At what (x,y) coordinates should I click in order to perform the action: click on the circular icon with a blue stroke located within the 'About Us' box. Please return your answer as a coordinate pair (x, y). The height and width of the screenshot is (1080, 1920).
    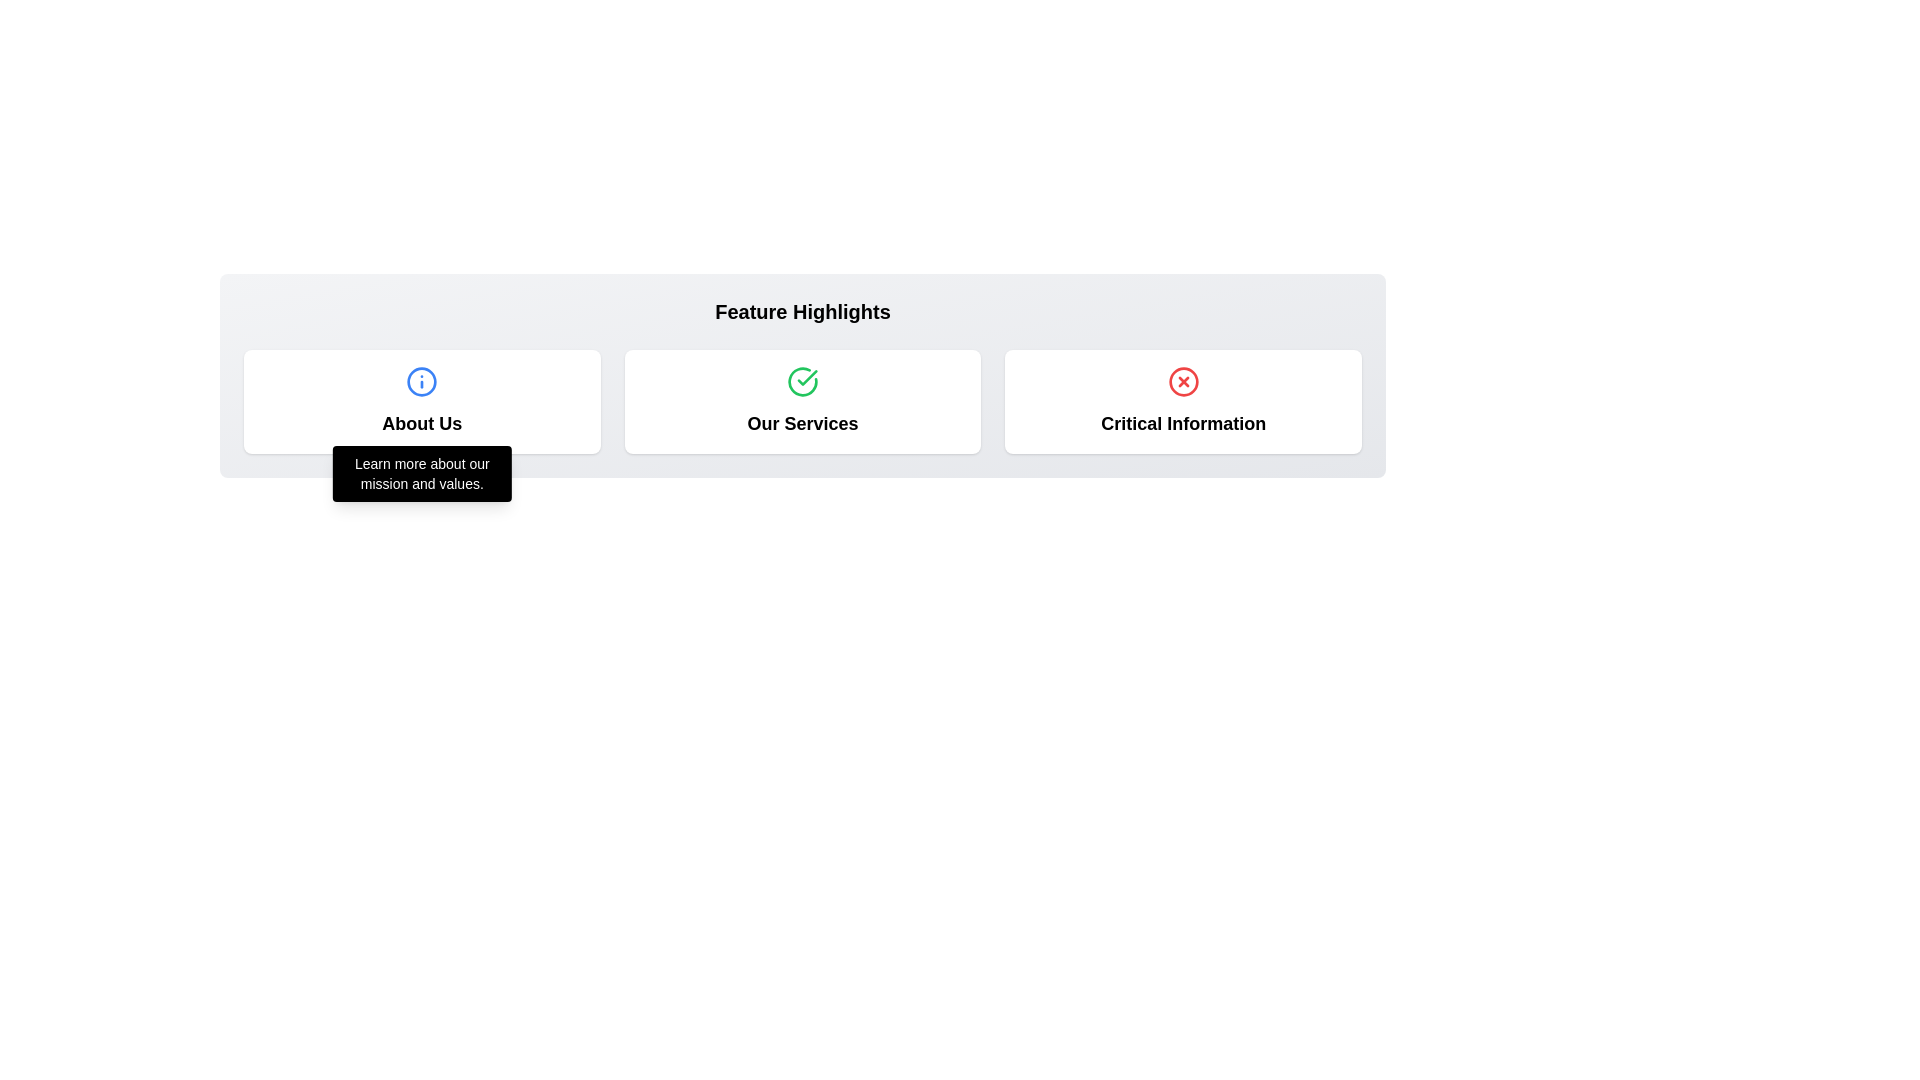
    Looking at the image, I should click on (421, 381).